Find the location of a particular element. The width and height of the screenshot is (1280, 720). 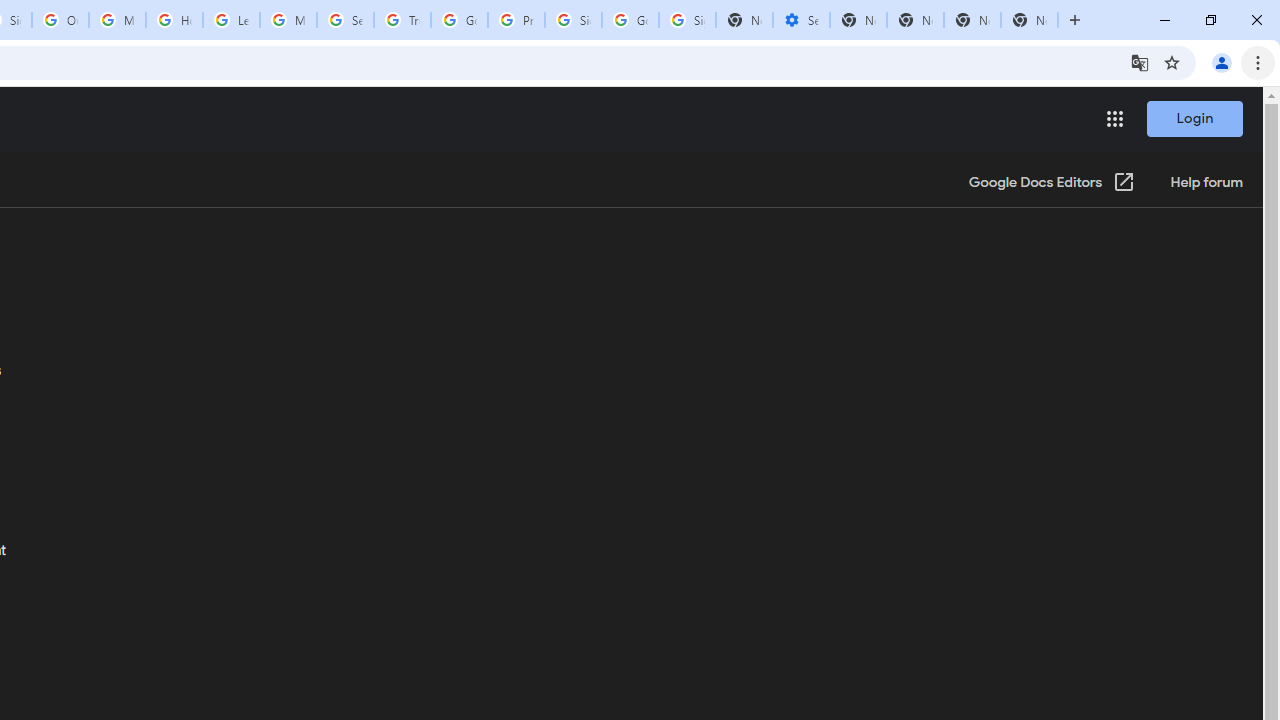

'You' is located at coordinates (1220, 61).